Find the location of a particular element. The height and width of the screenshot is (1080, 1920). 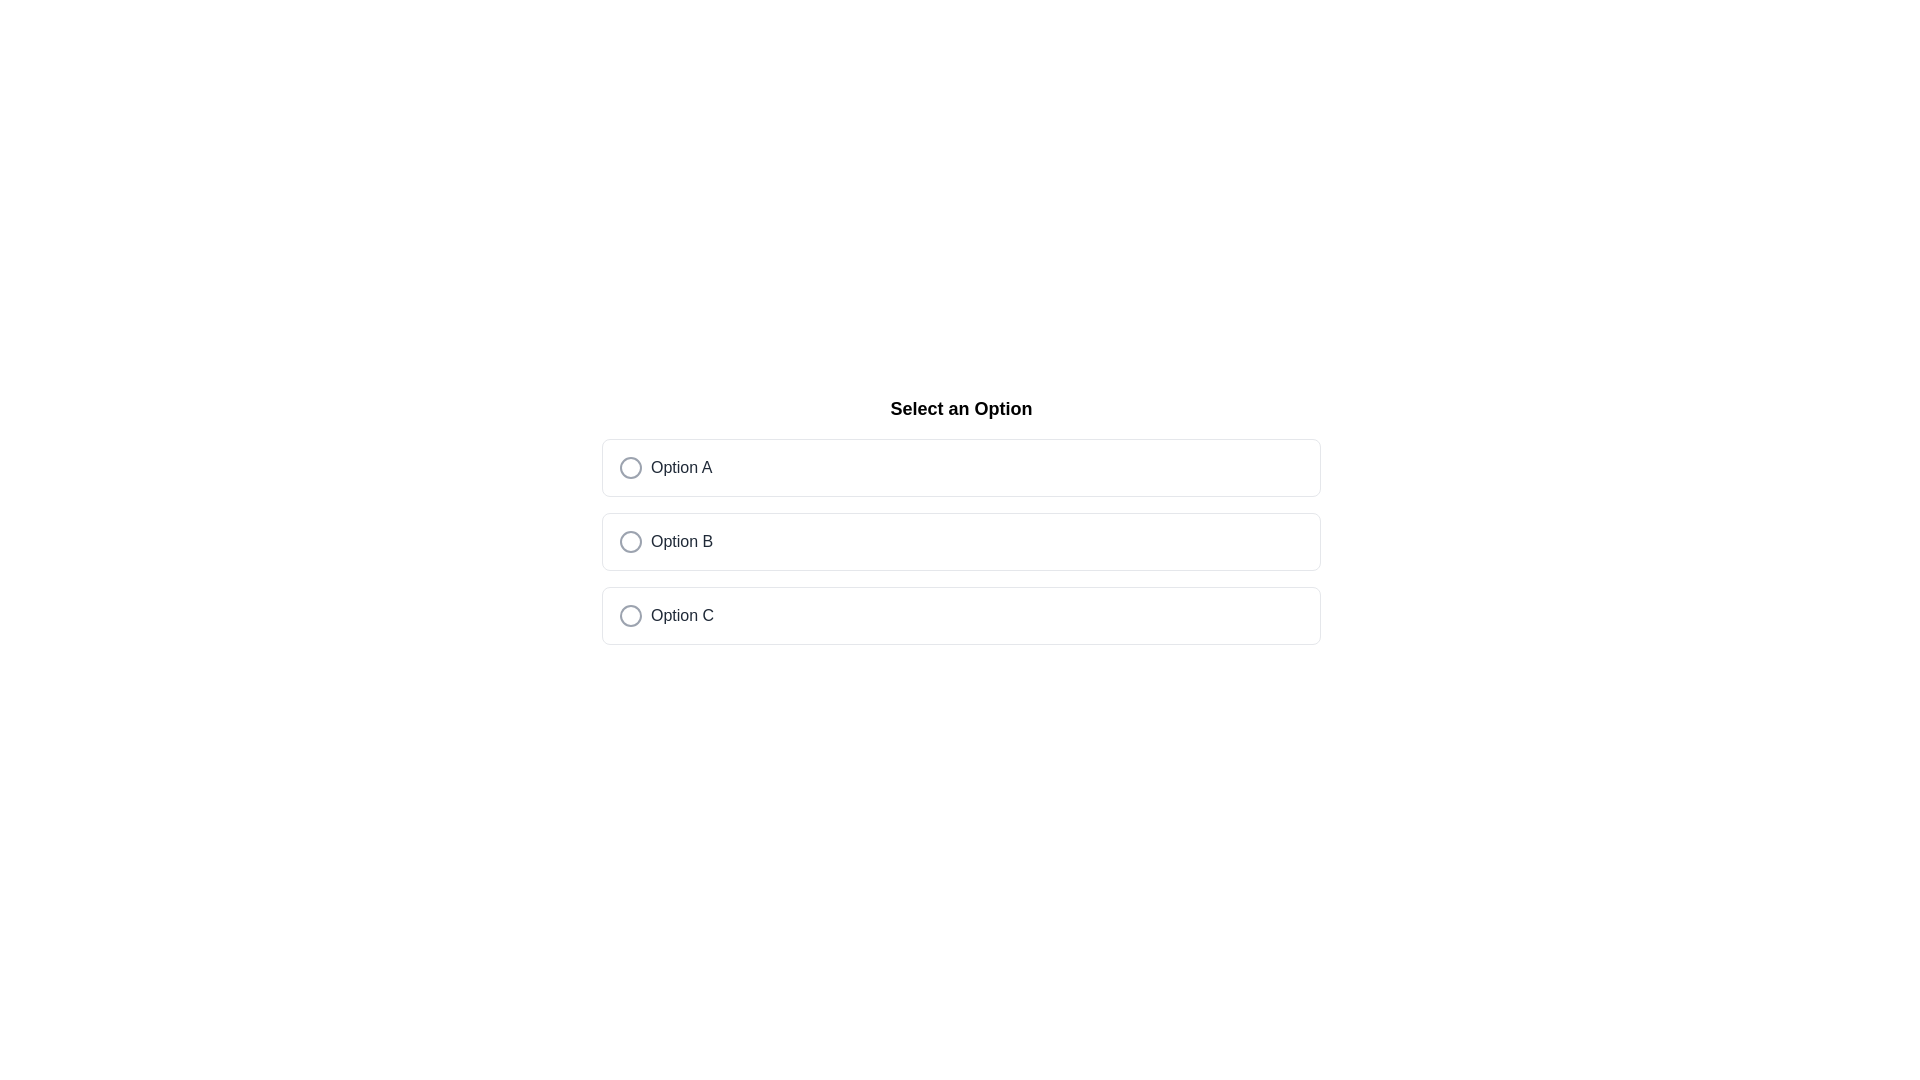

the second option in the selectable list labeled 'Select an Option' is located at coordinates (961, 542).